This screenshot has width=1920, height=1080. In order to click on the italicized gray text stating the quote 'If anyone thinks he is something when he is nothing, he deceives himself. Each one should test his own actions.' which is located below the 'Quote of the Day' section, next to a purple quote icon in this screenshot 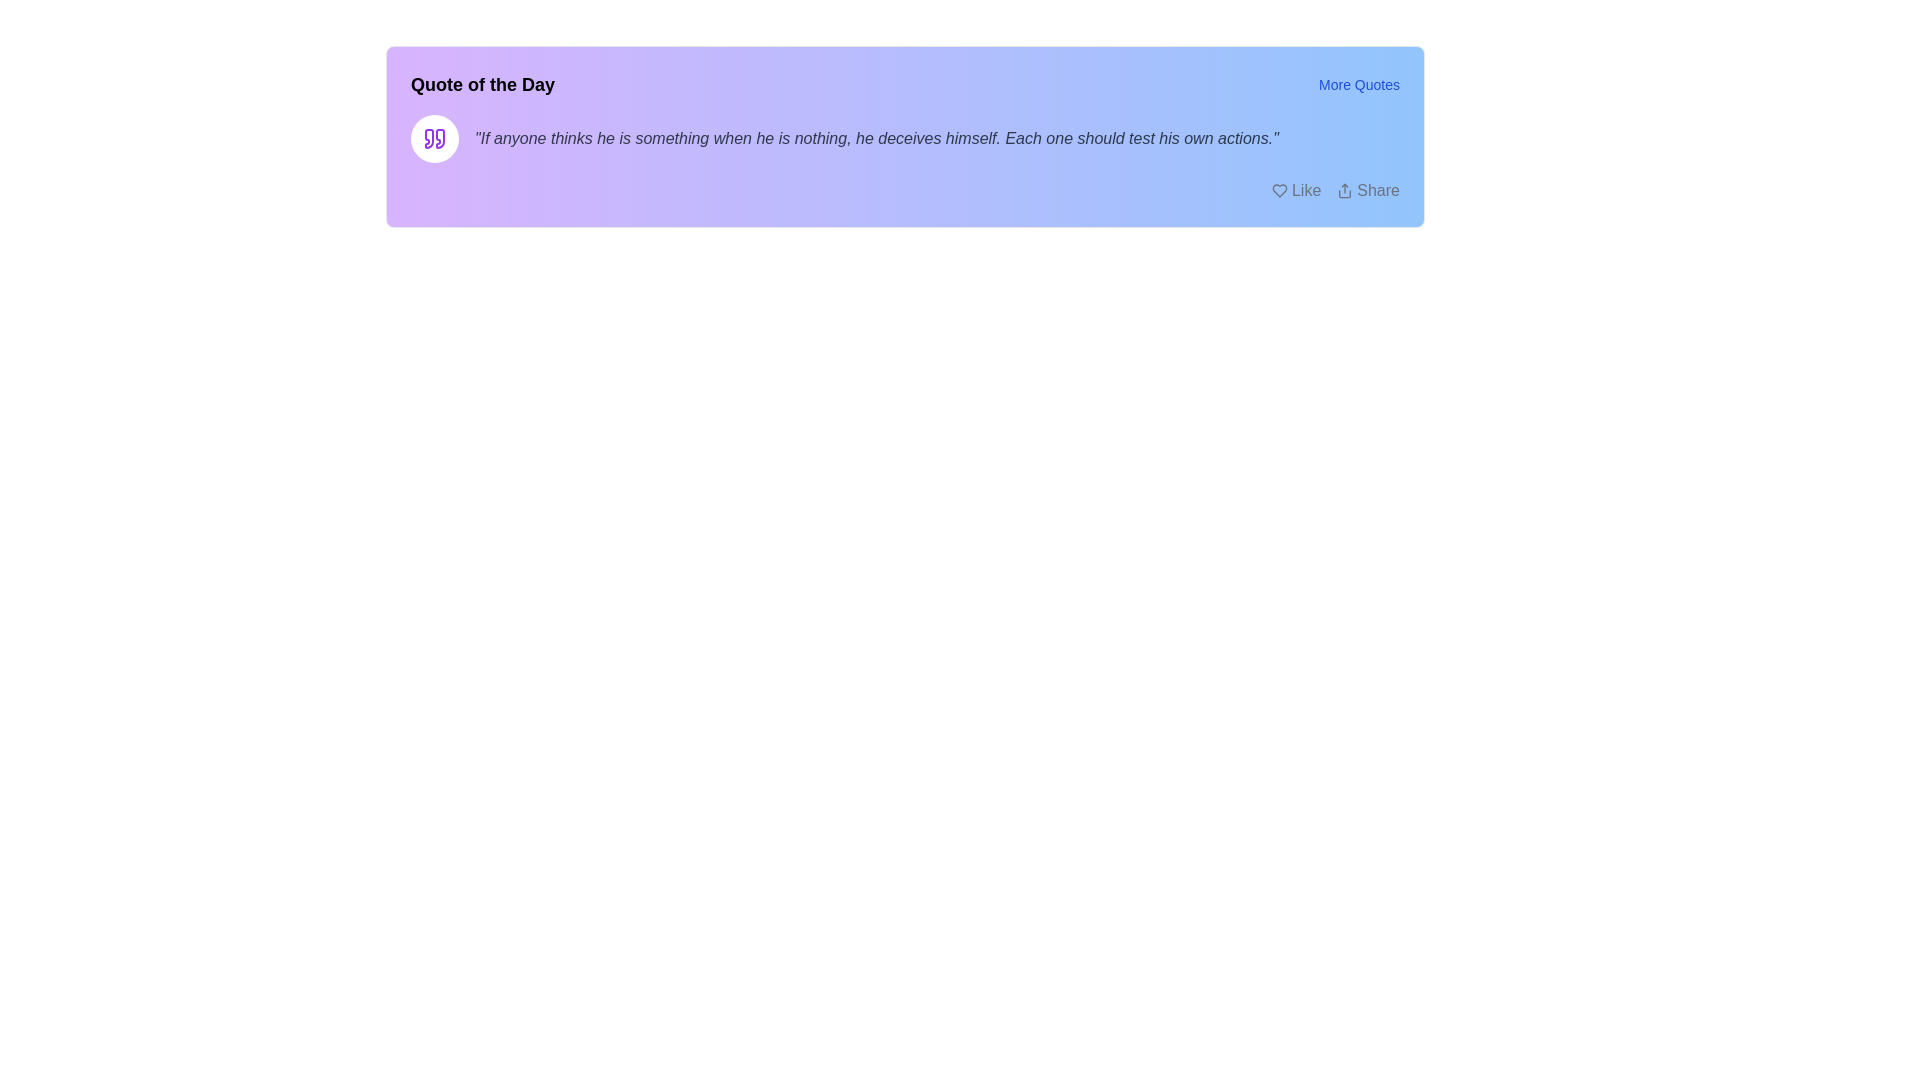, I will do `click(904, 137)`.